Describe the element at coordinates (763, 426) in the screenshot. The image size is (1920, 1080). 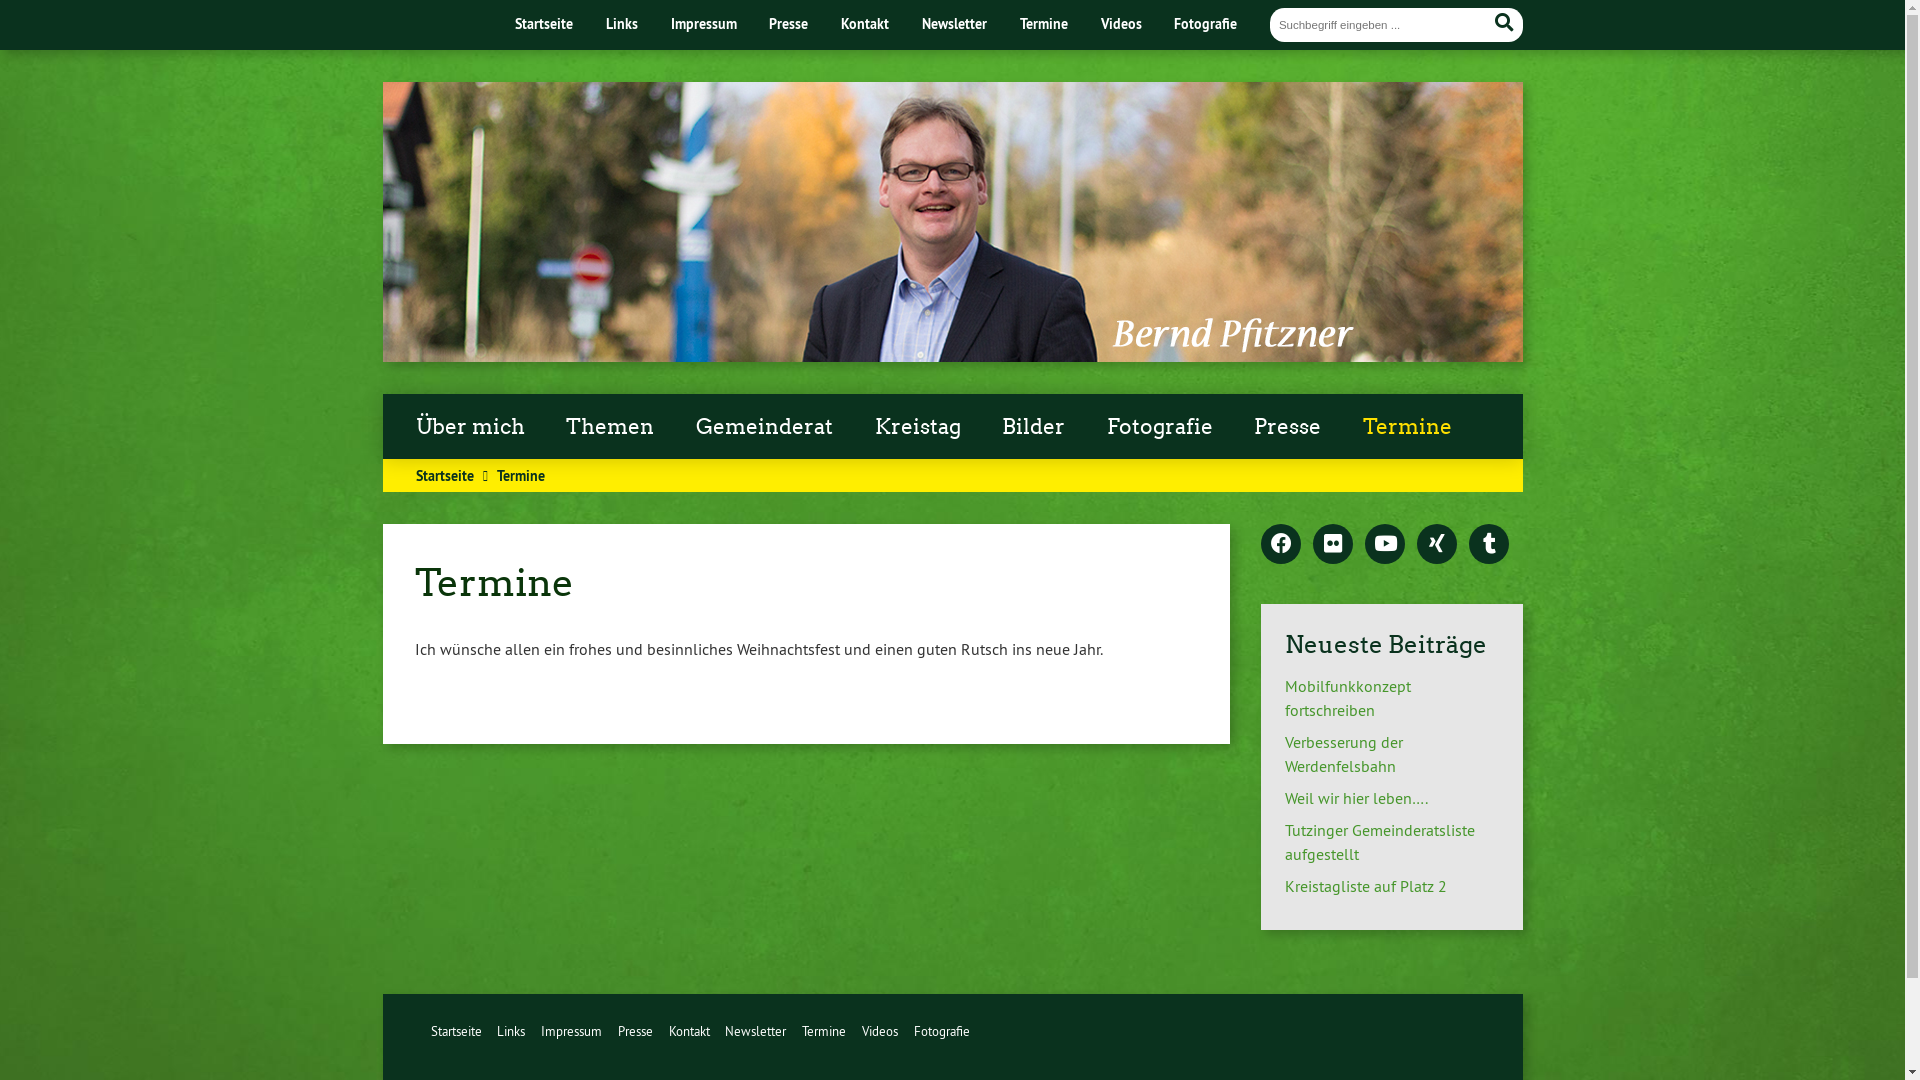
I see `'Gemeinderat'` at that location.